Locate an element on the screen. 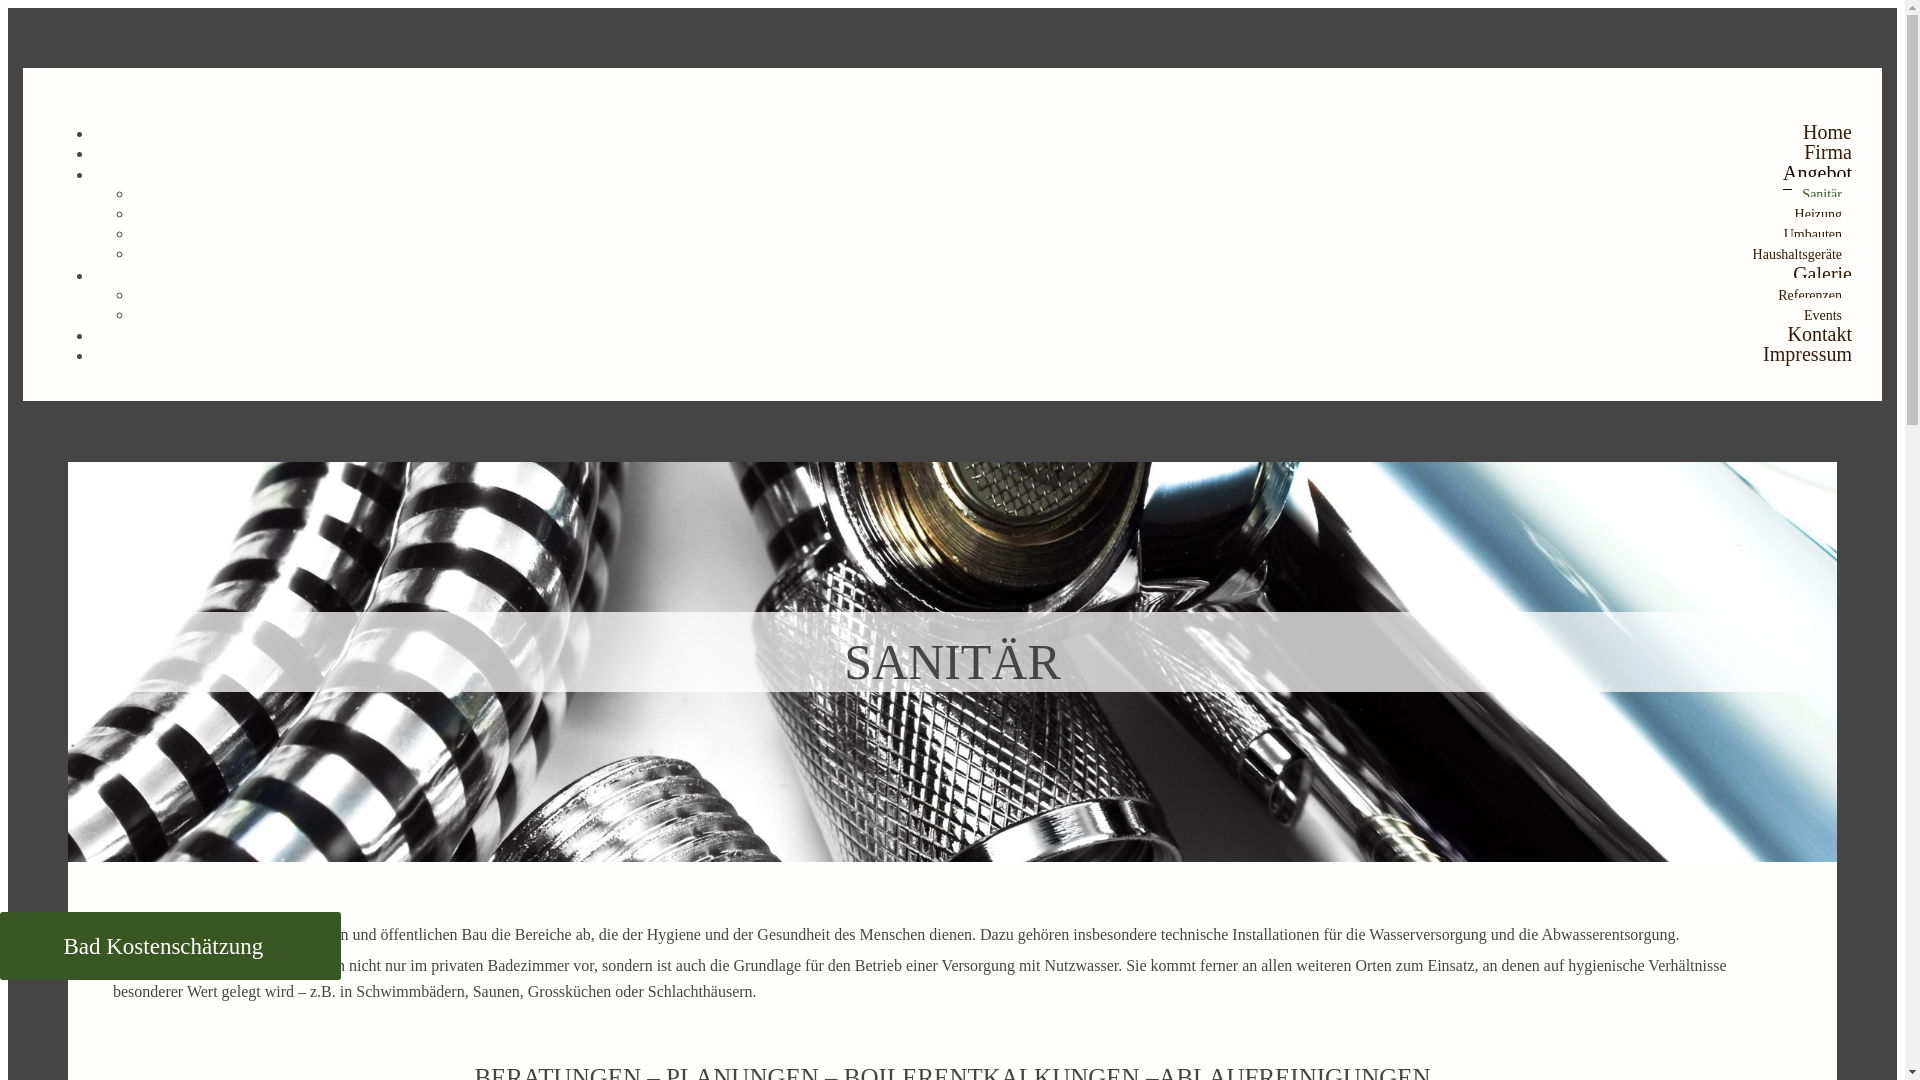 The image size is (1920, 1080). 'Referenzen' is located at coordinates (1809, 295).